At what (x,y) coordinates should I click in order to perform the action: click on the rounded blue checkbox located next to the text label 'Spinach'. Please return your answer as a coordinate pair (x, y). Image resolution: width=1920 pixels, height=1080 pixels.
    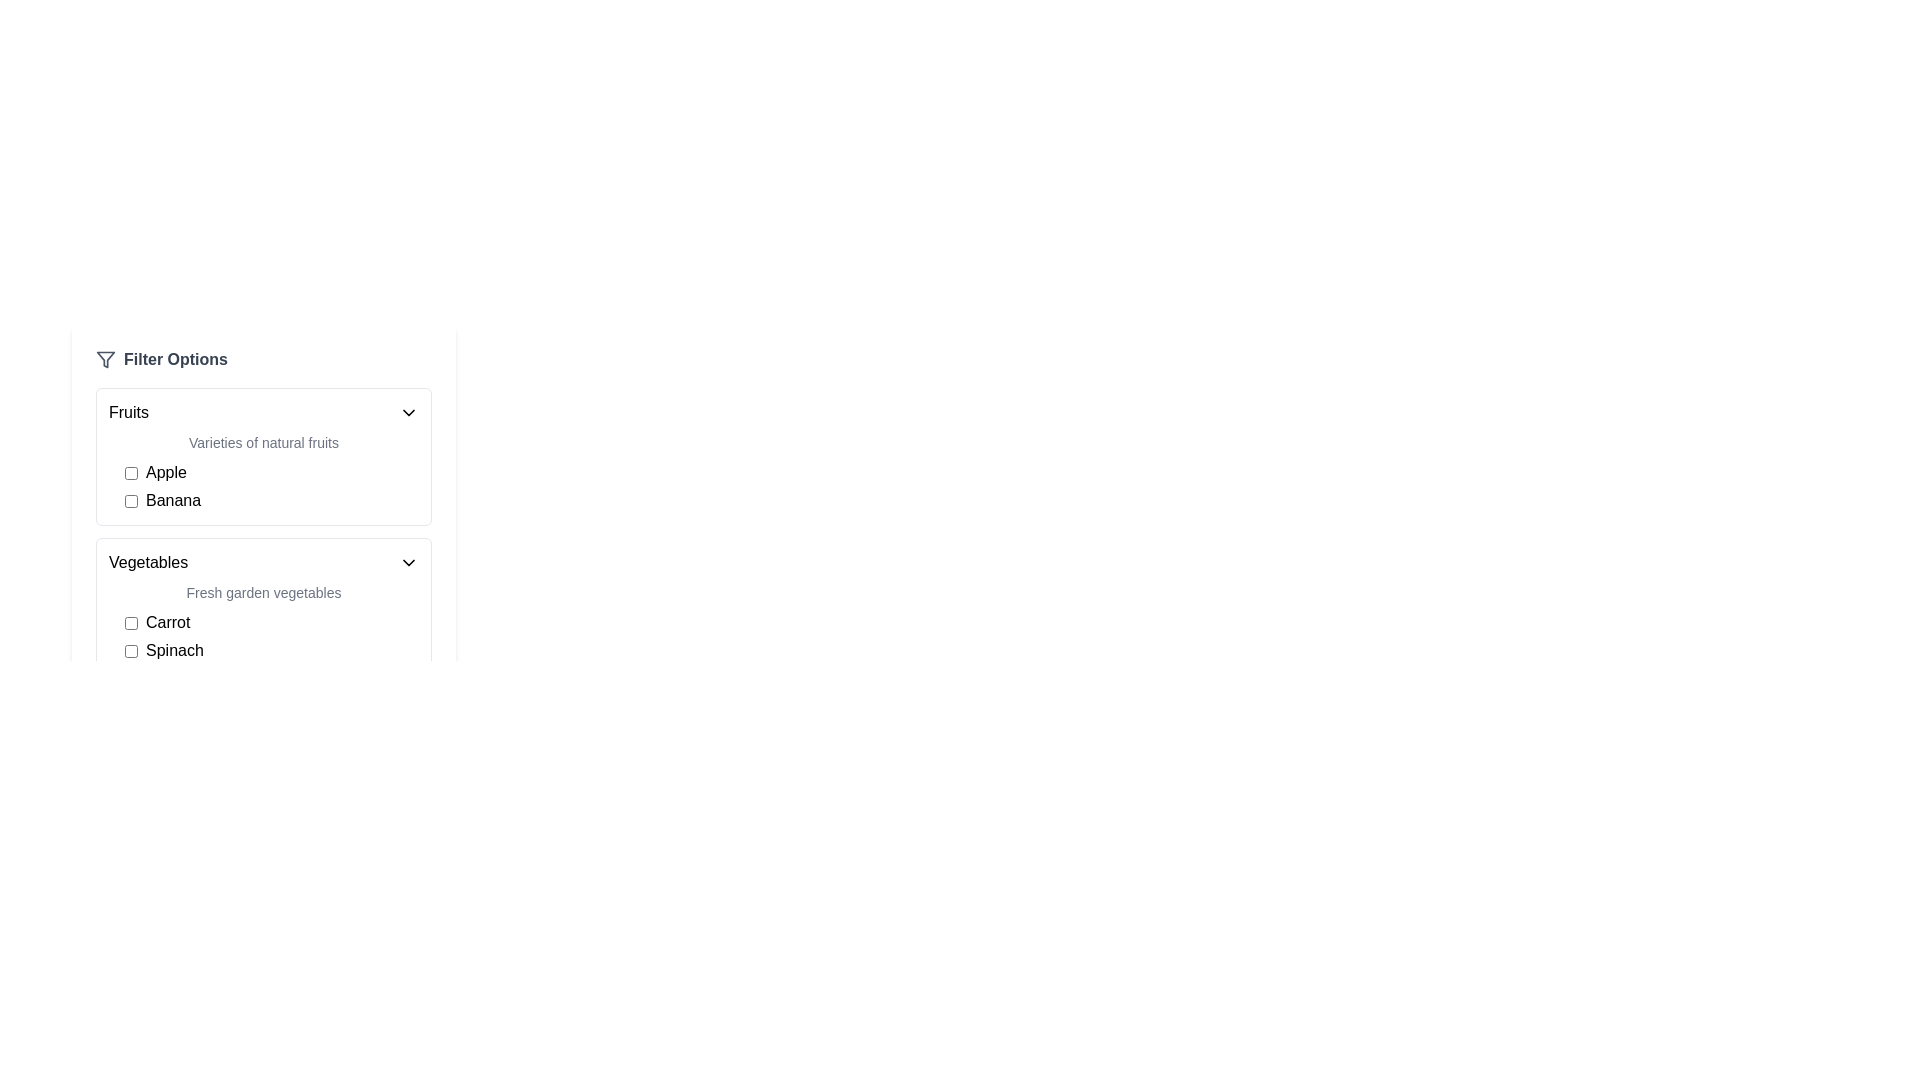
    Looking at the image, I should click on (130, 651).